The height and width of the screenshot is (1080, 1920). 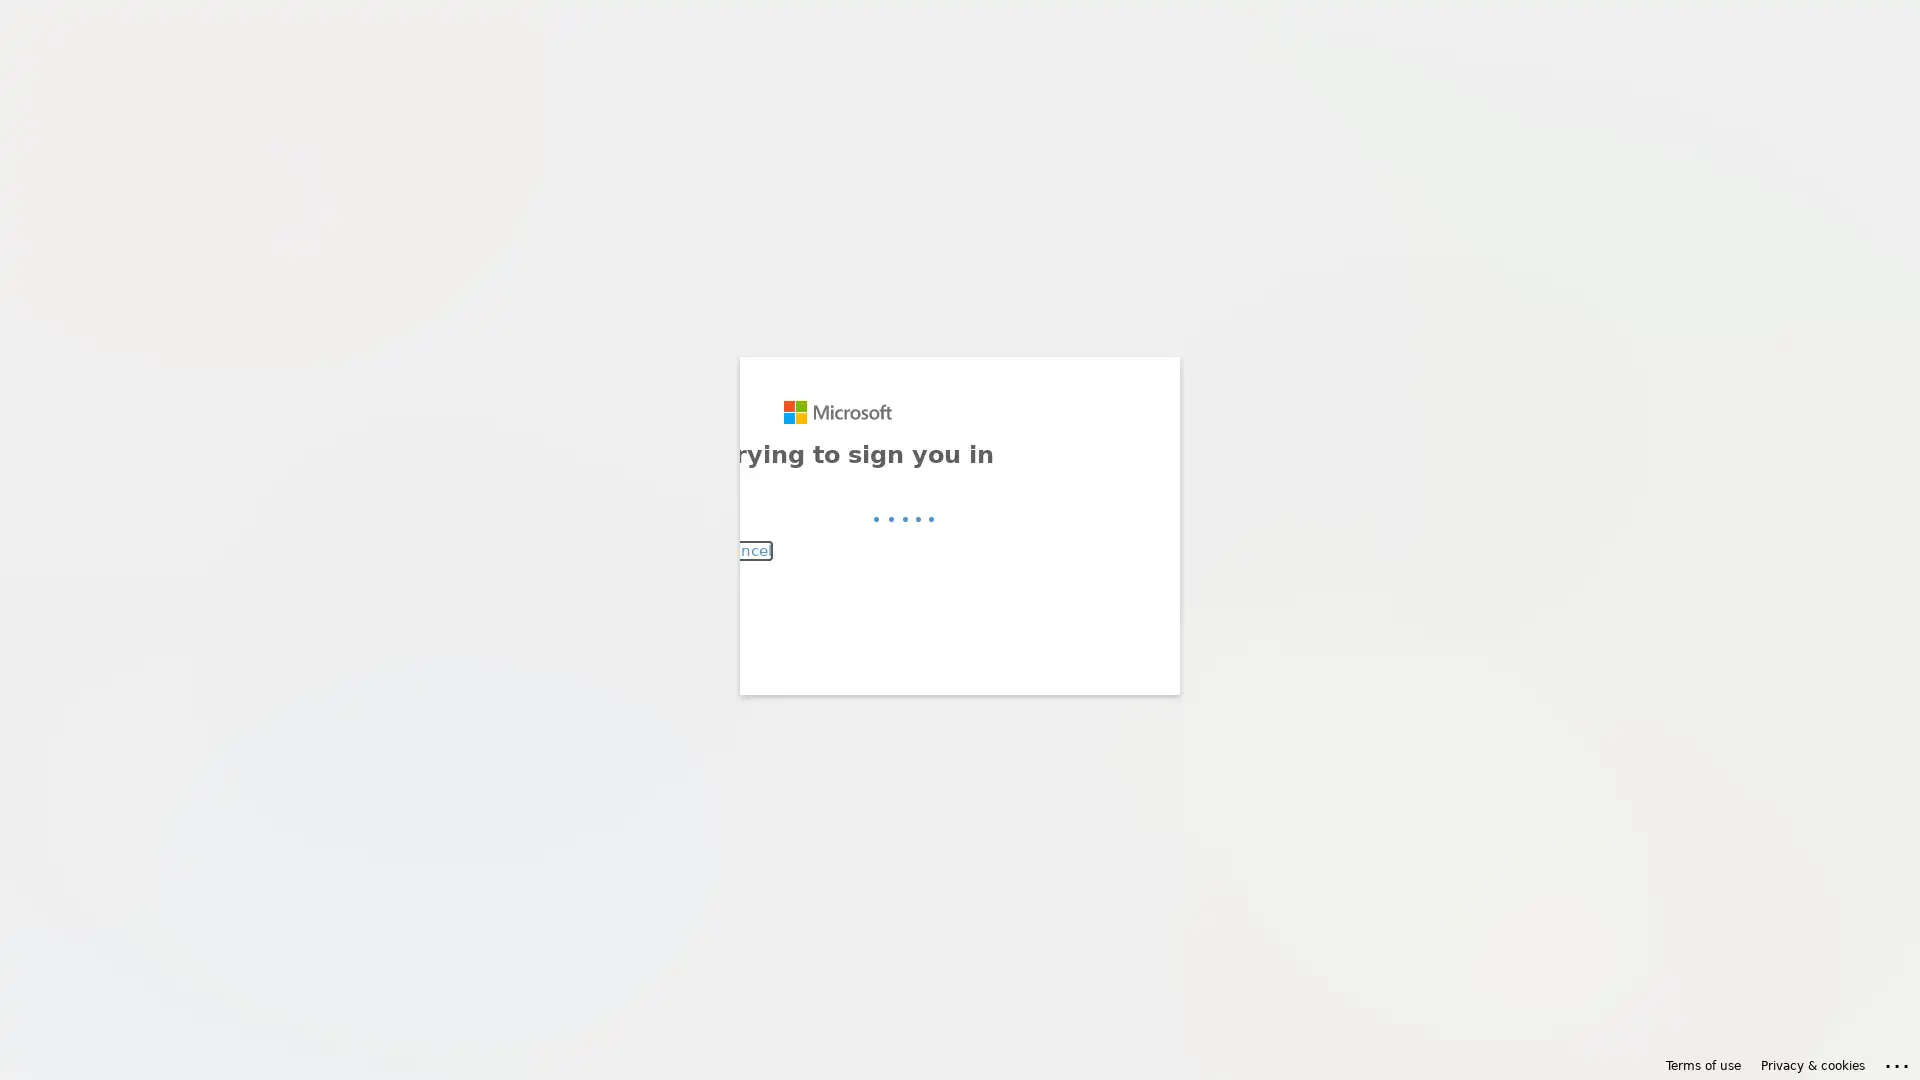 What do you see at coordinates (1897, 1062) in the screenshot?
I see `Click here for troubleshooting information` at bounding box center [1897, 1062].